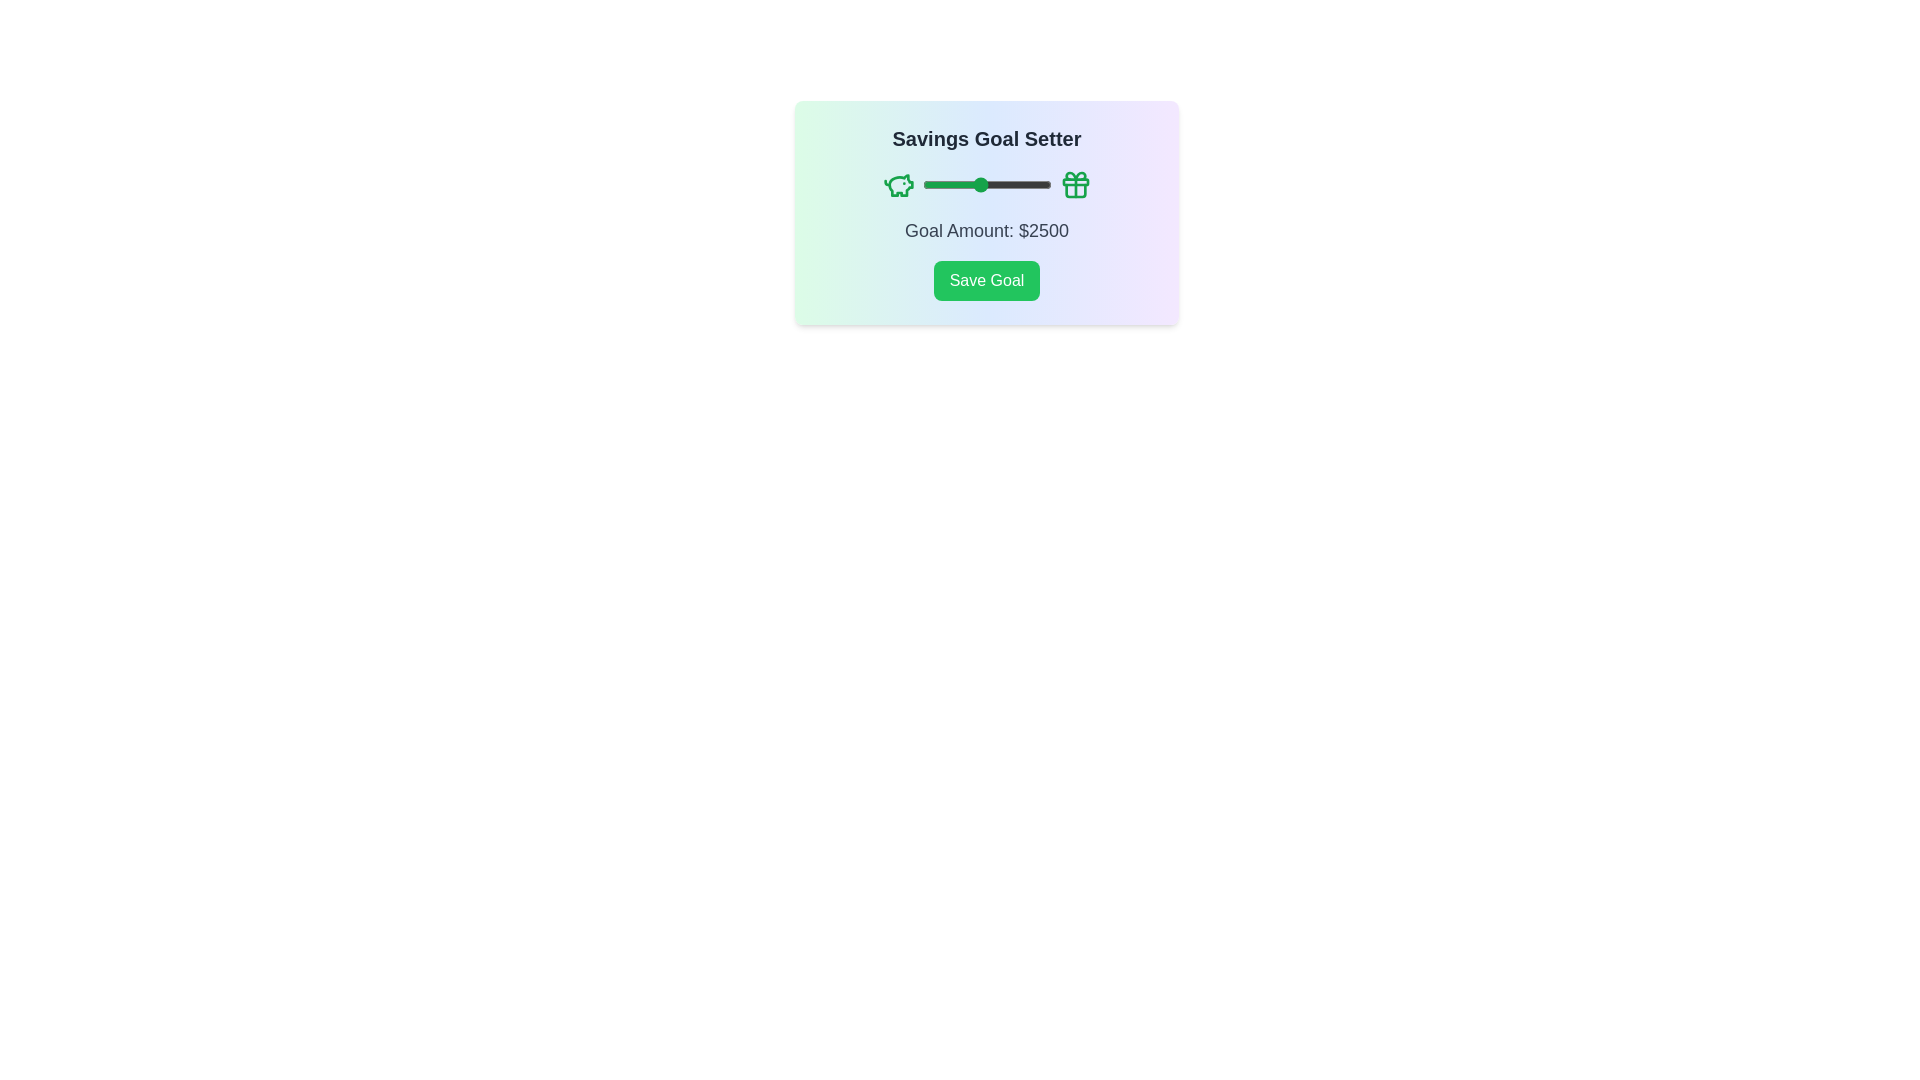 This screenshot has width=1920, height=1080. I want to click on the slider to set the goal amount to 3970, so click(1022, 185).